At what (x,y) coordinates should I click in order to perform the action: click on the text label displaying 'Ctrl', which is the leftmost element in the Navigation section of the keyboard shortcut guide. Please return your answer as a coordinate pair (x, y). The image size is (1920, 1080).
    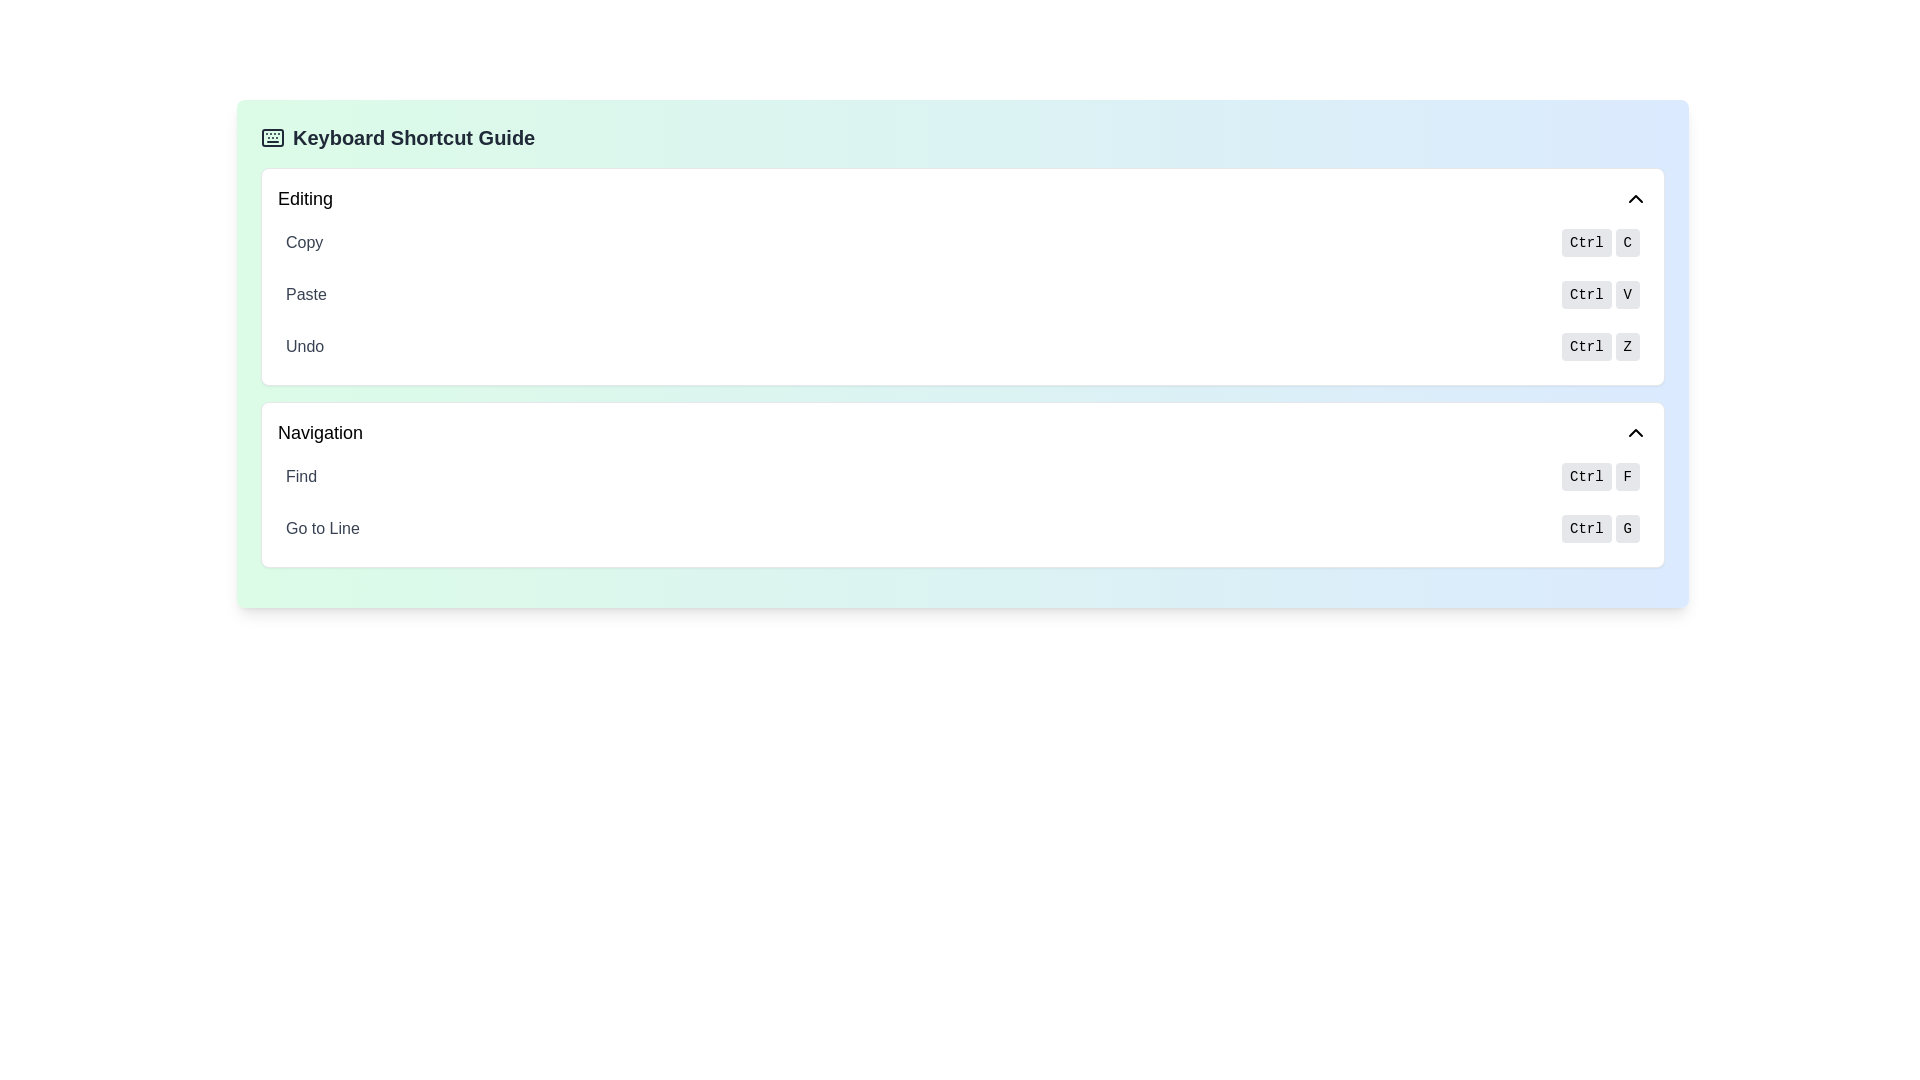
    Looking at the image, I should click on (1585, 527).